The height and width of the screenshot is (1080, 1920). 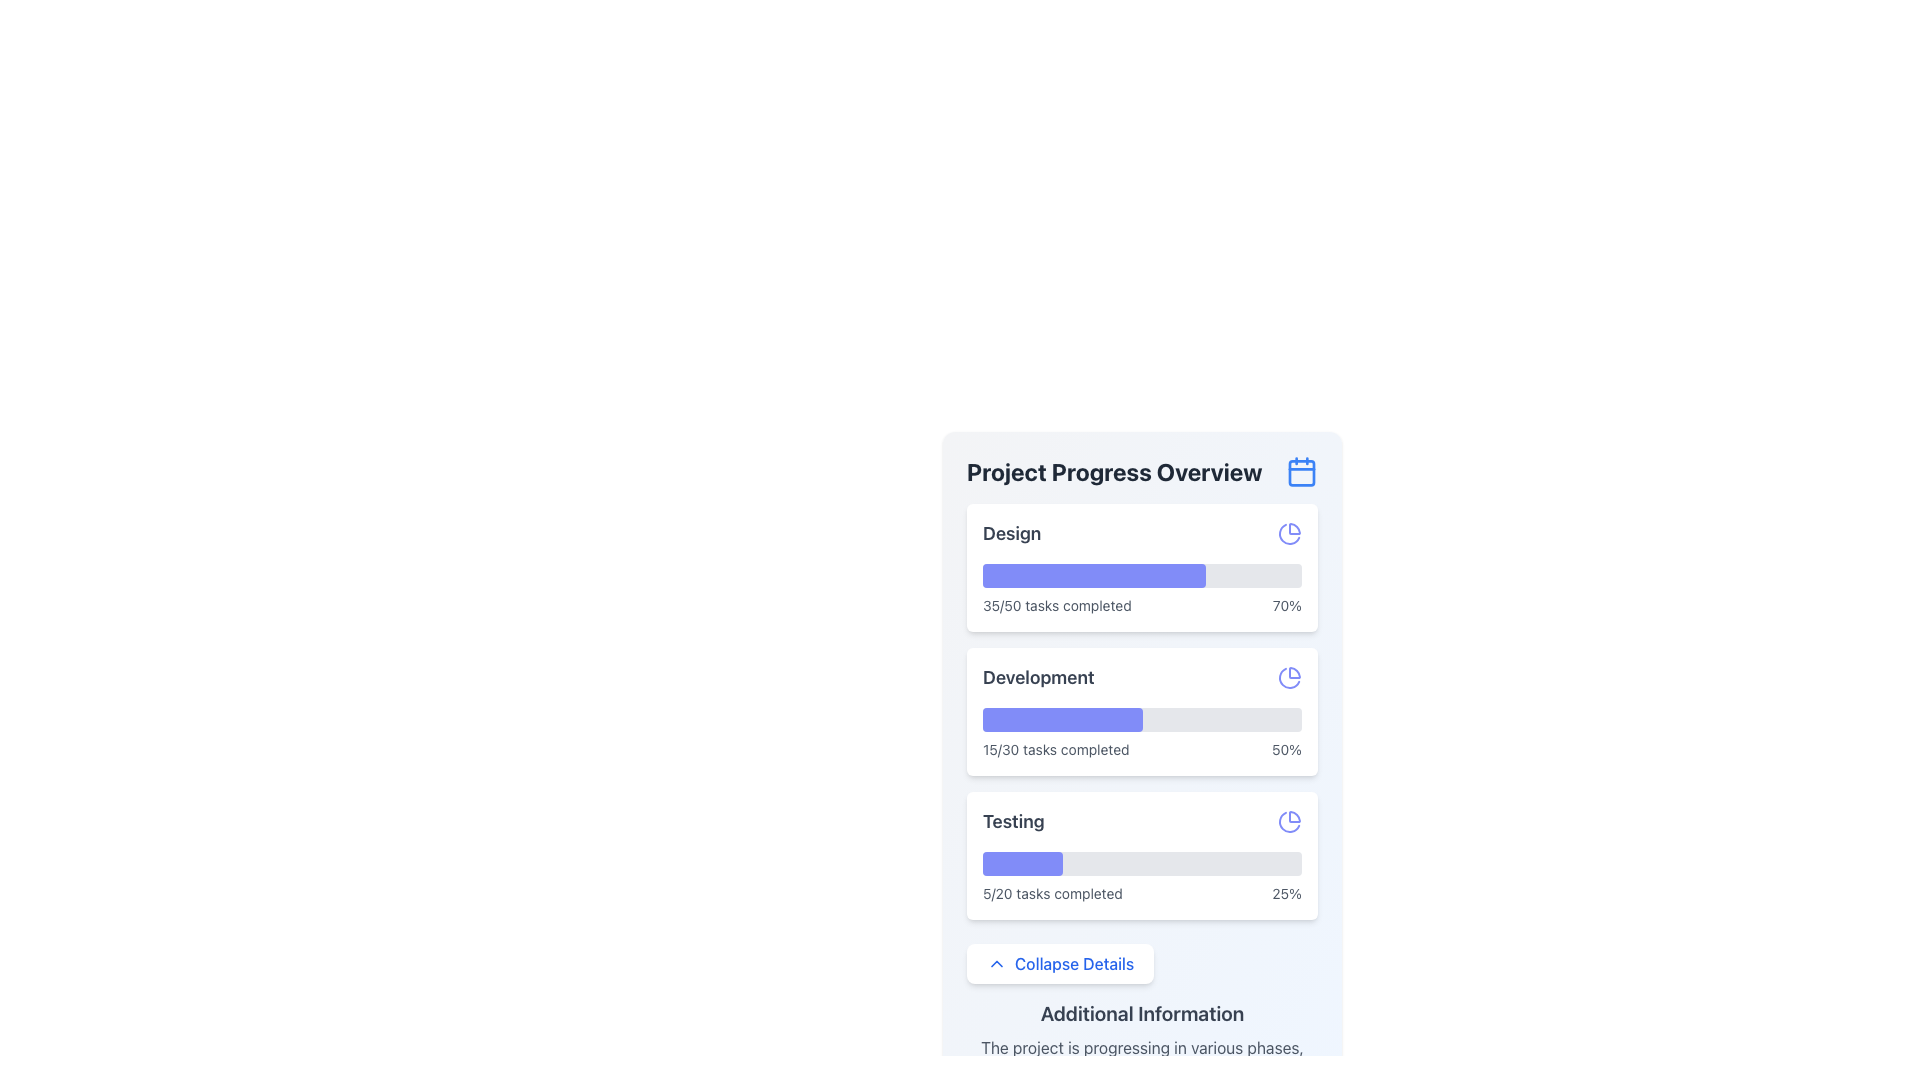 I want to click on the text label that serves as a title for the 'Design' phase within the 'Project Progress Overview' section, located to the left of the pie chart icon, so click(x=1012, y=532).